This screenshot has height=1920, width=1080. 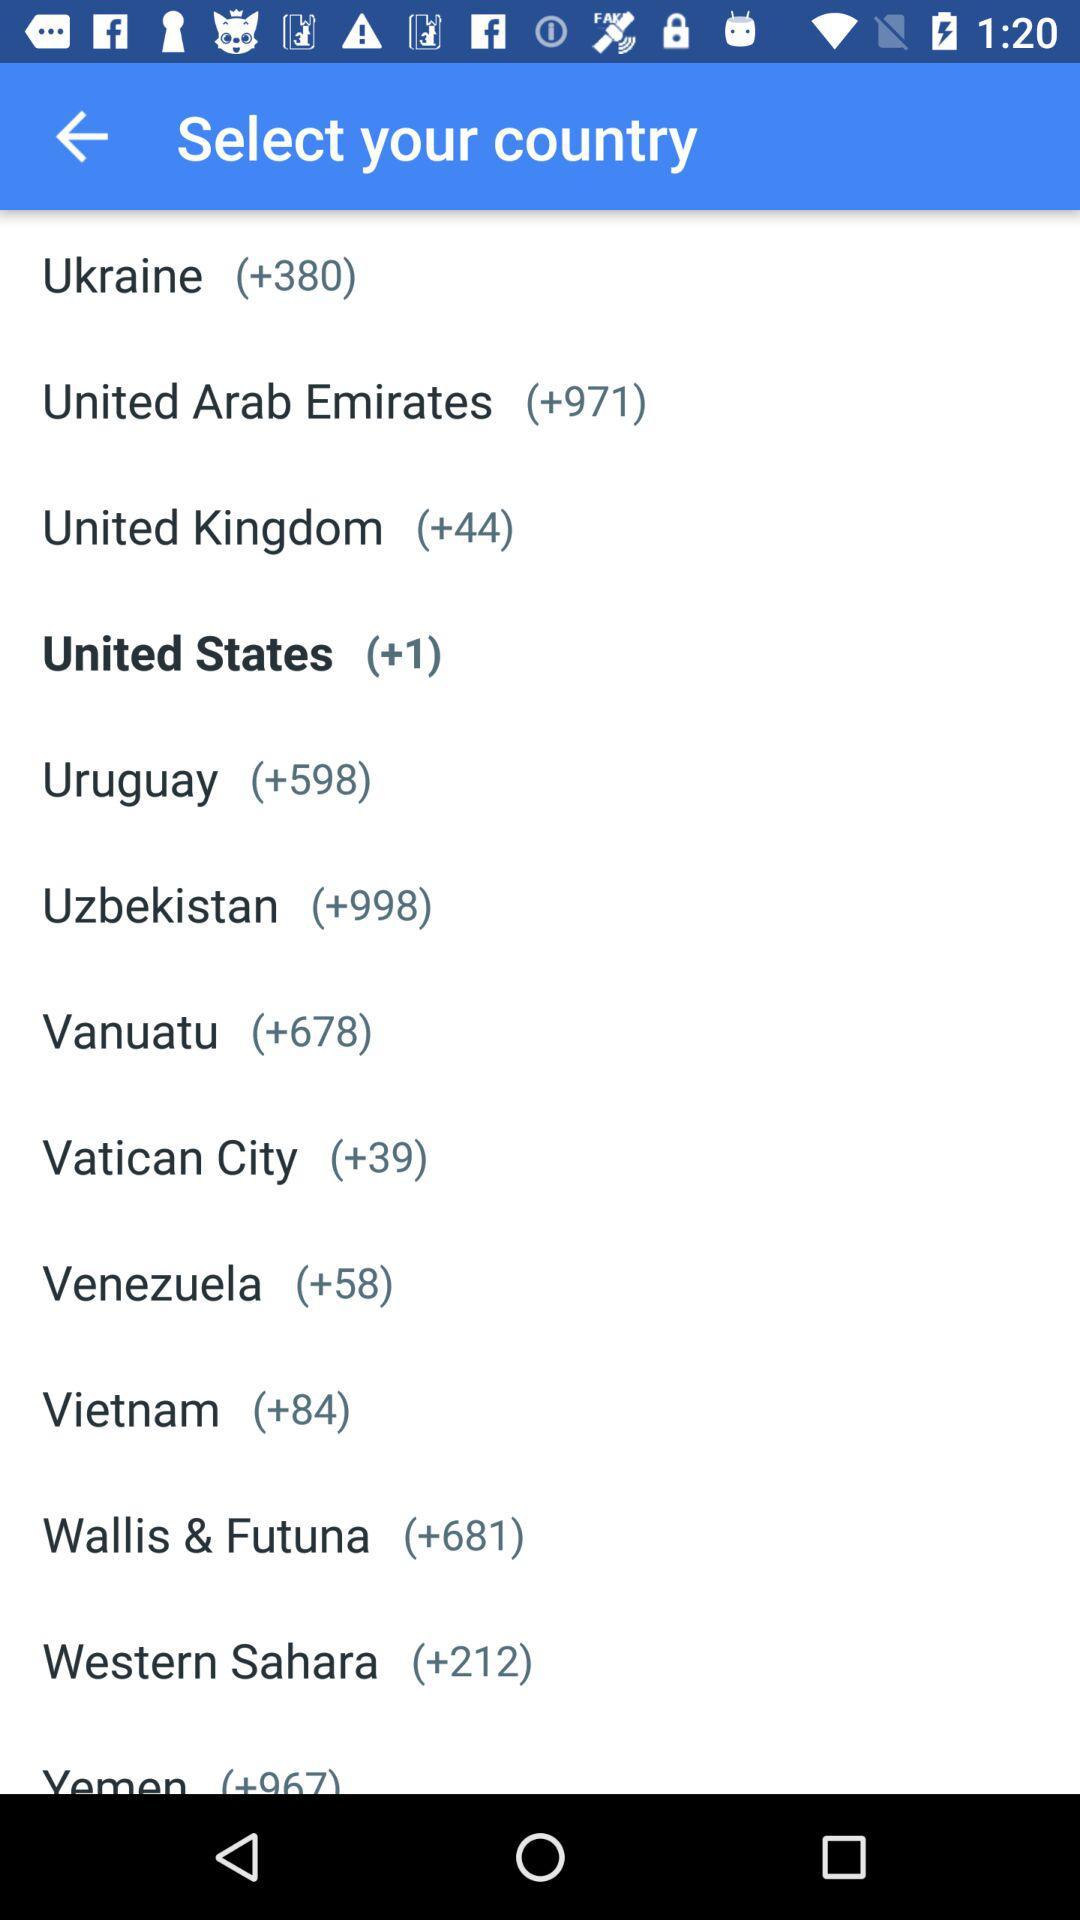 What do you see at coordinates (301, 1406) in the screenshot?
I see `icon above wallis & futuna item` at bounding box center [301, 1406].